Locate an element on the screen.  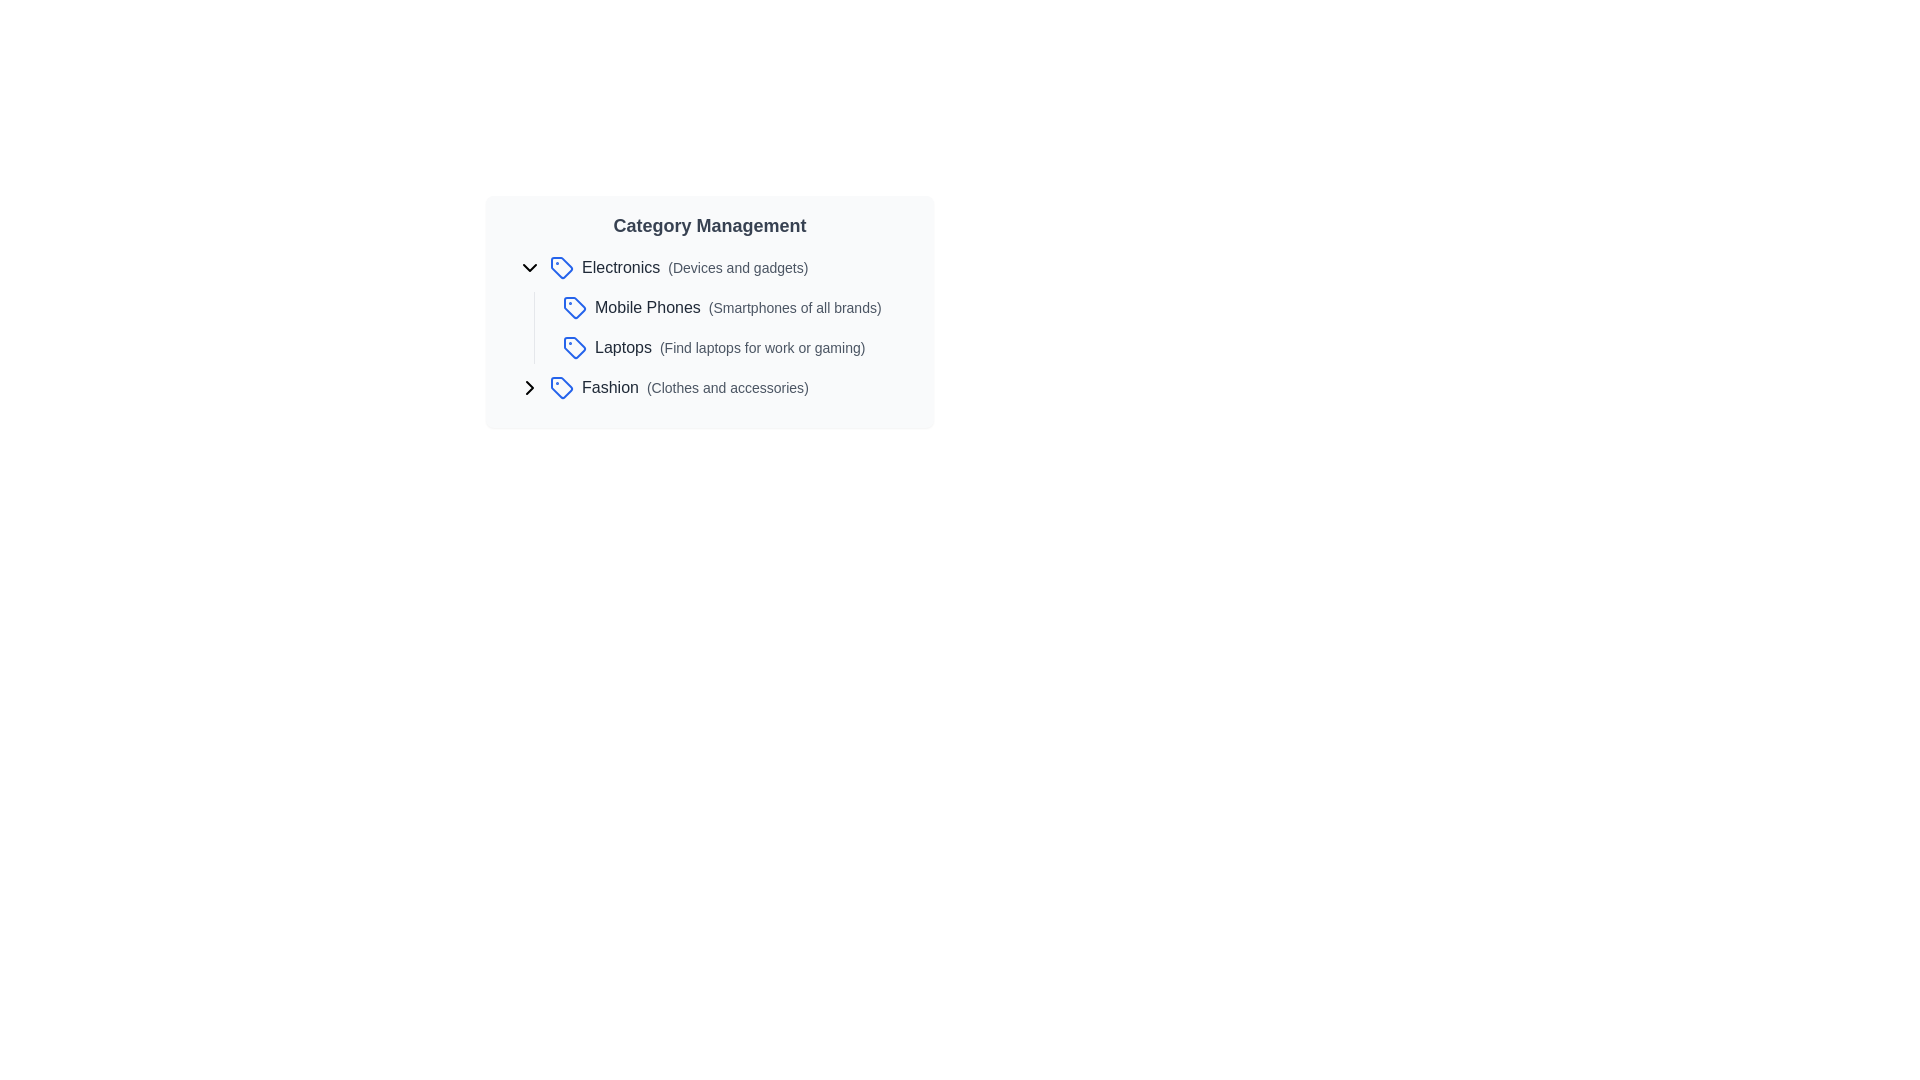
the 'Electronics' category icon located in the 'Category Management' section is located at coordinates (560, 266).